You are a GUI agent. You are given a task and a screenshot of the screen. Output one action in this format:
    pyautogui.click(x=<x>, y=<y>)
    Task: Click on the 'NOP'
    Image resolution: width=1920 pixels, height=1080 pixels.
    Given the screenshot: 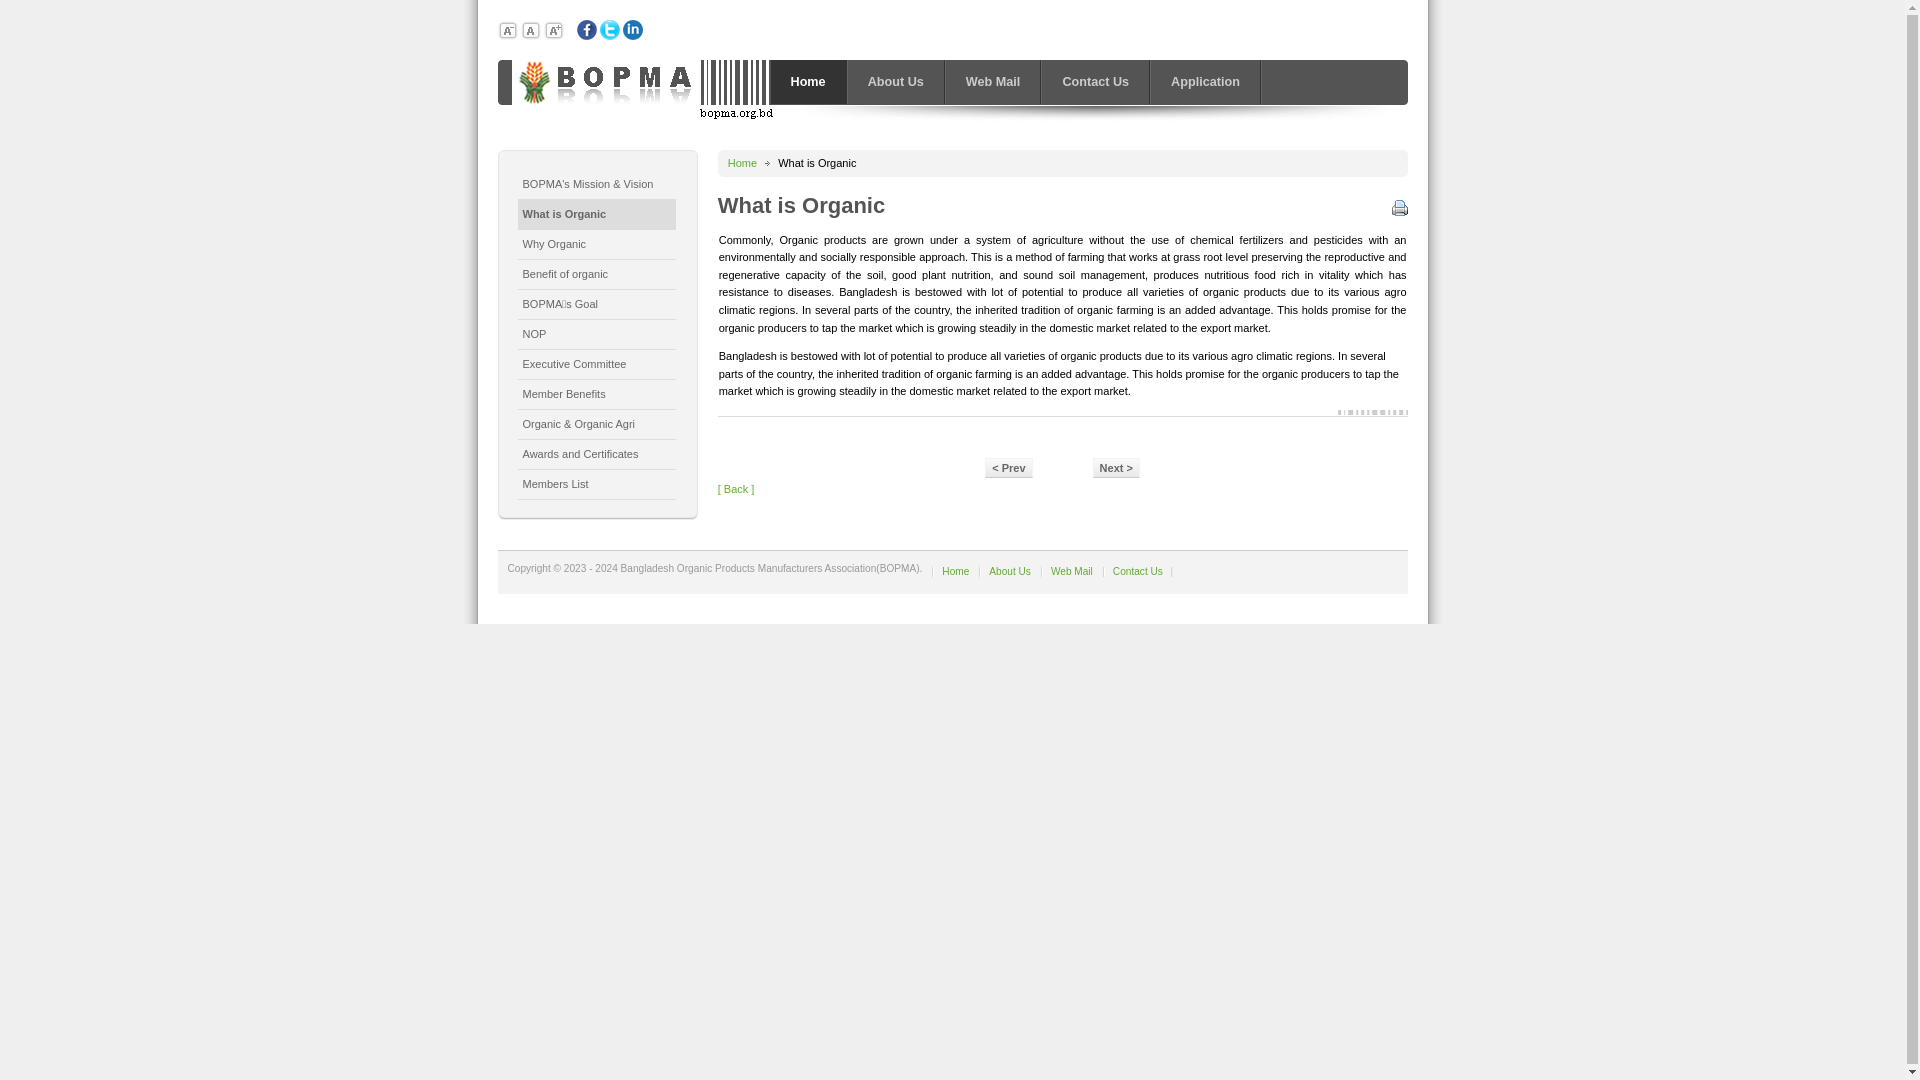 What is the action you would take?
    pyautogui.click(x=596, y=334)
    